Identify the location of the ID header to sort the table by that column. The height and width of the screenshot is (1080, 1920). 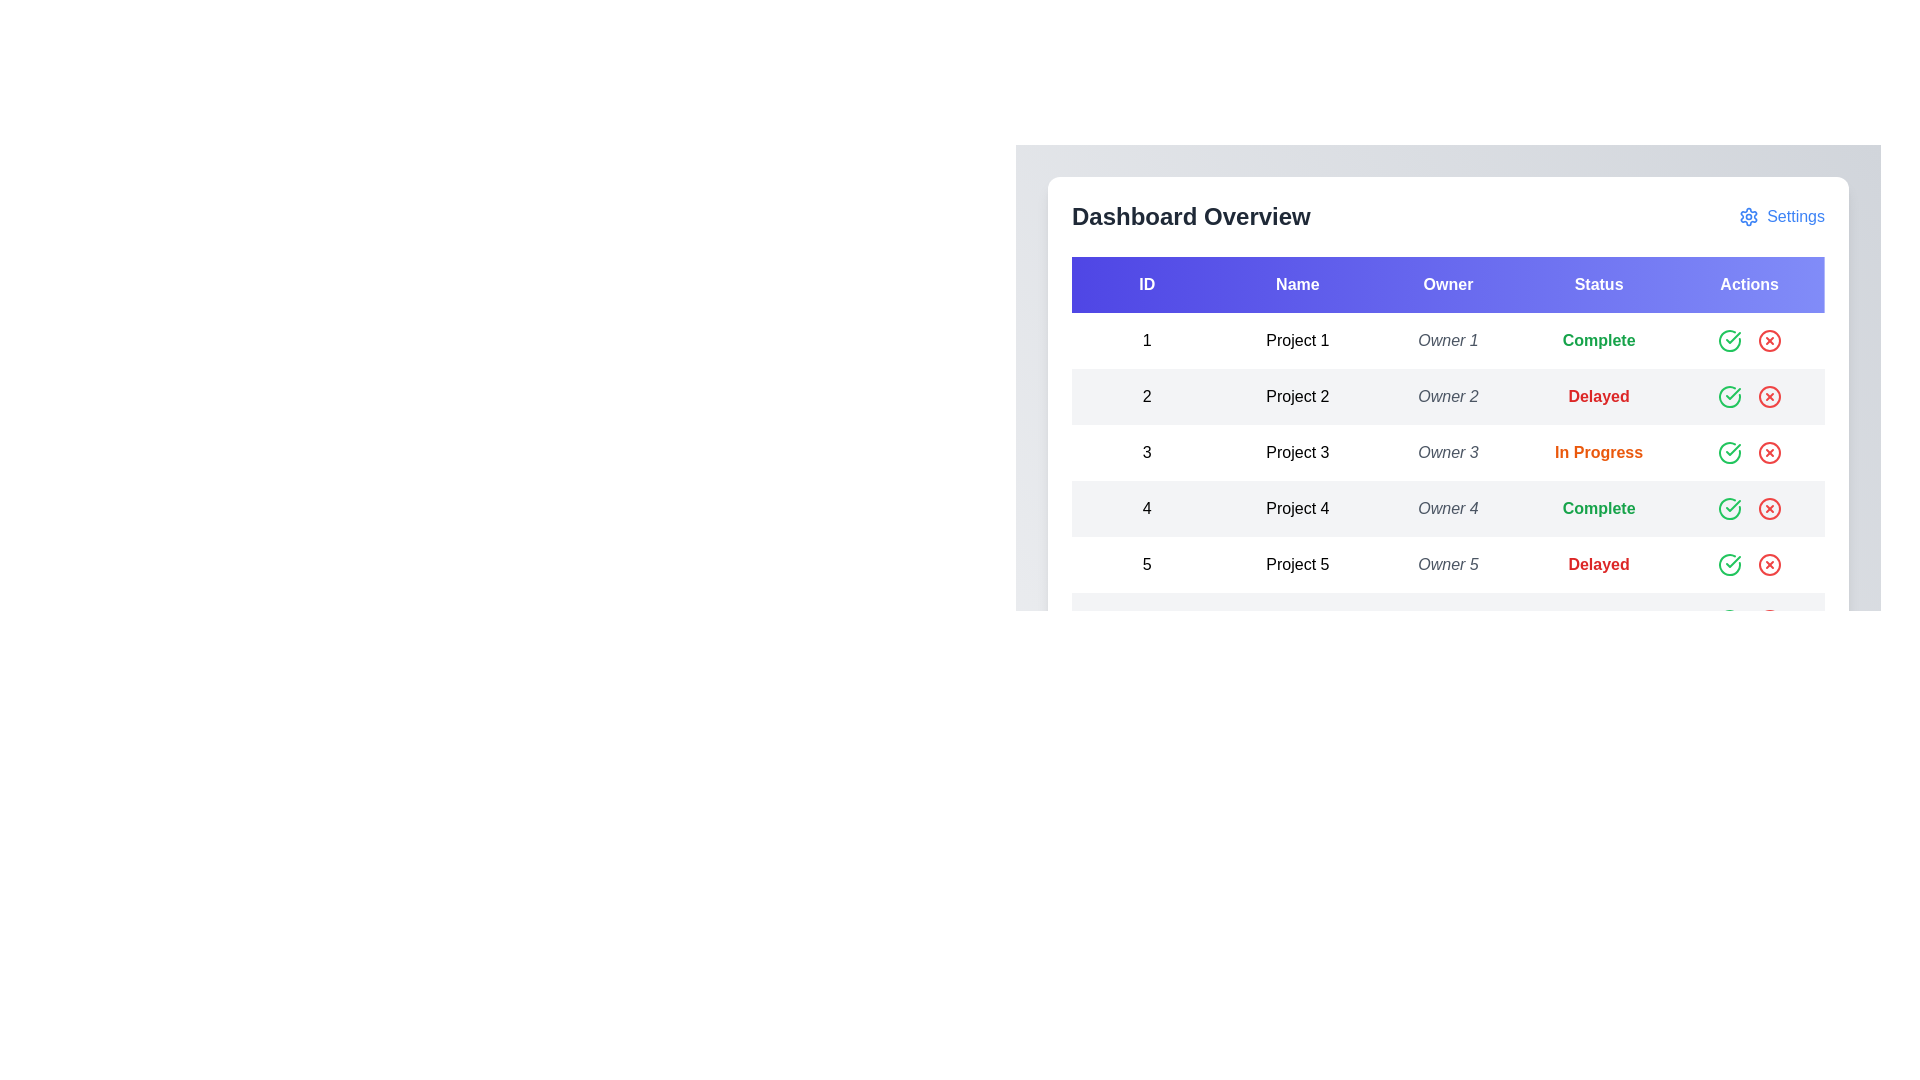
(1147, 285).